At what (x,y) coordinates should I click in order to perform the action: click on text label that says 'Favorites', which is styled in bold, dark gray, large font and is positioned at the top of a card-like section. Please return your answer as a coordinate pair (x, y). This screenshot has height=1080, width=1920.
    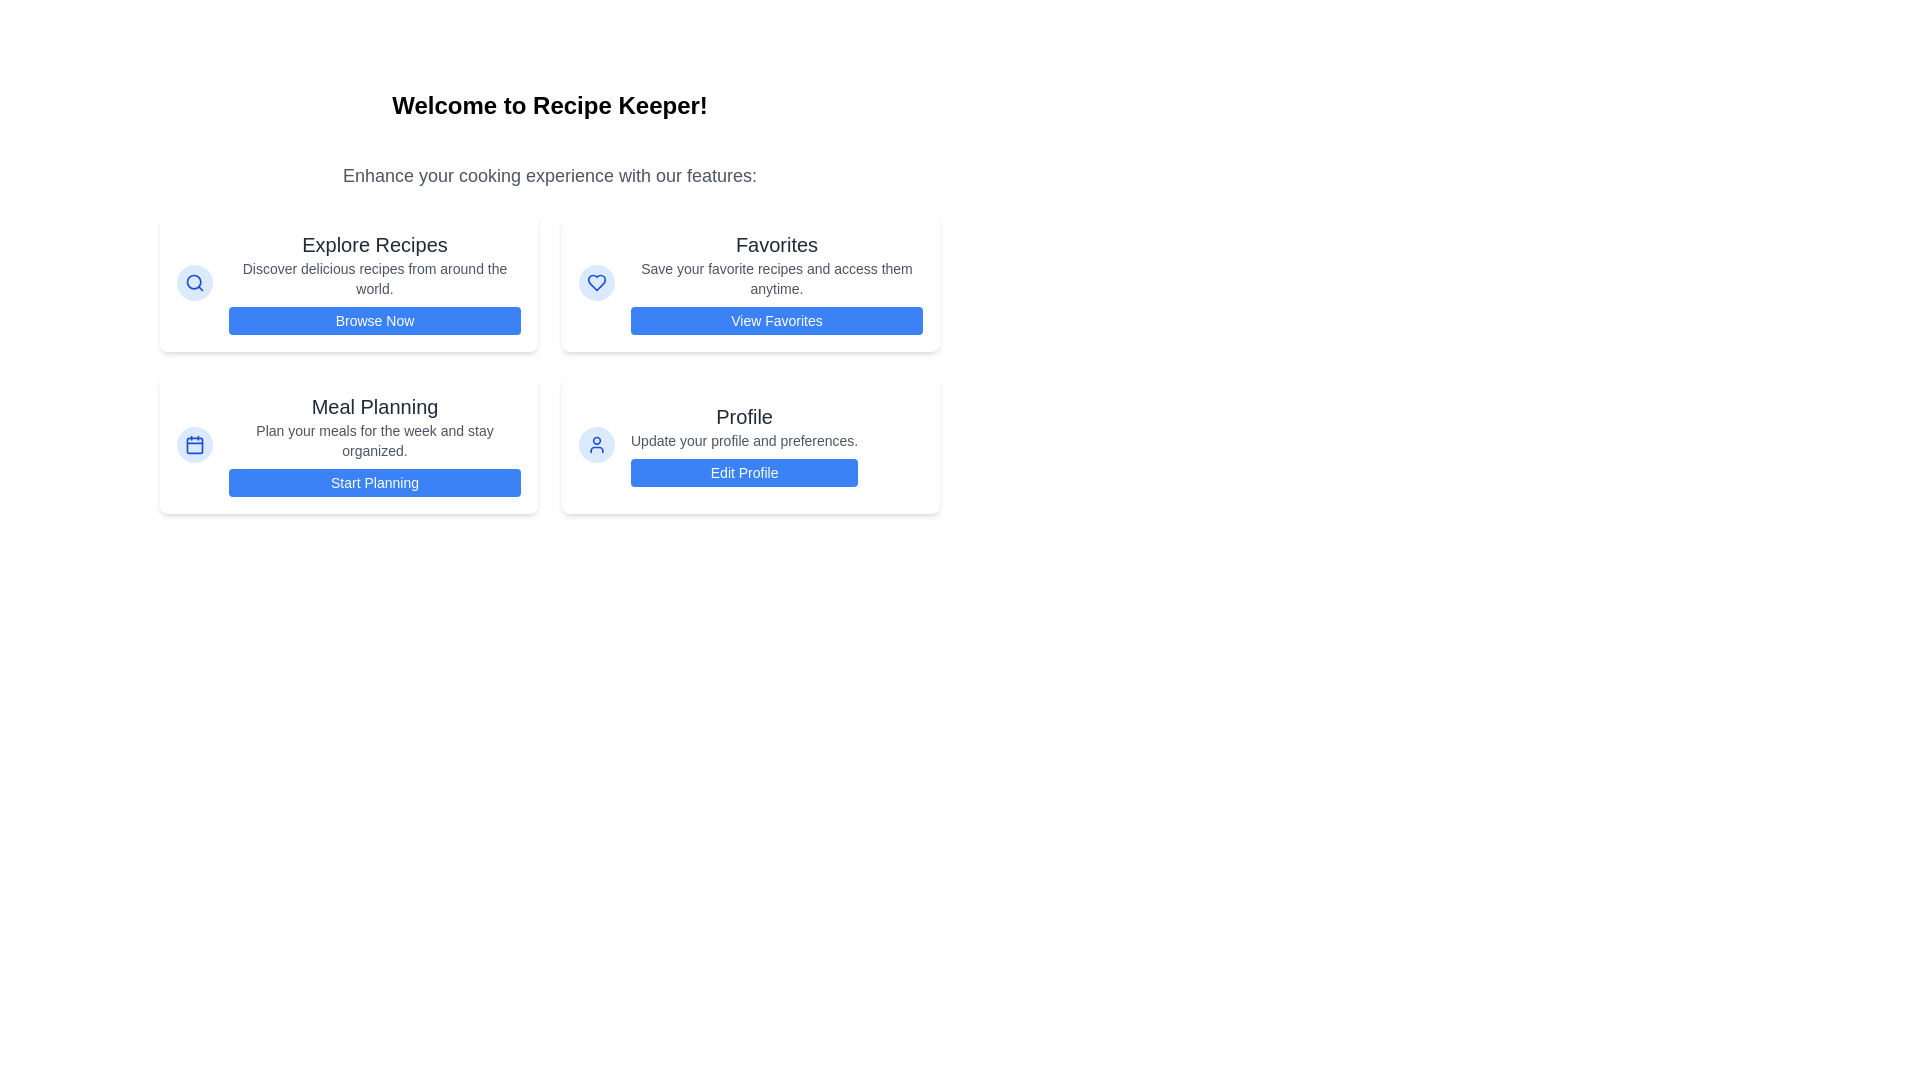
    Looking at the image, I should click on (776, 244).